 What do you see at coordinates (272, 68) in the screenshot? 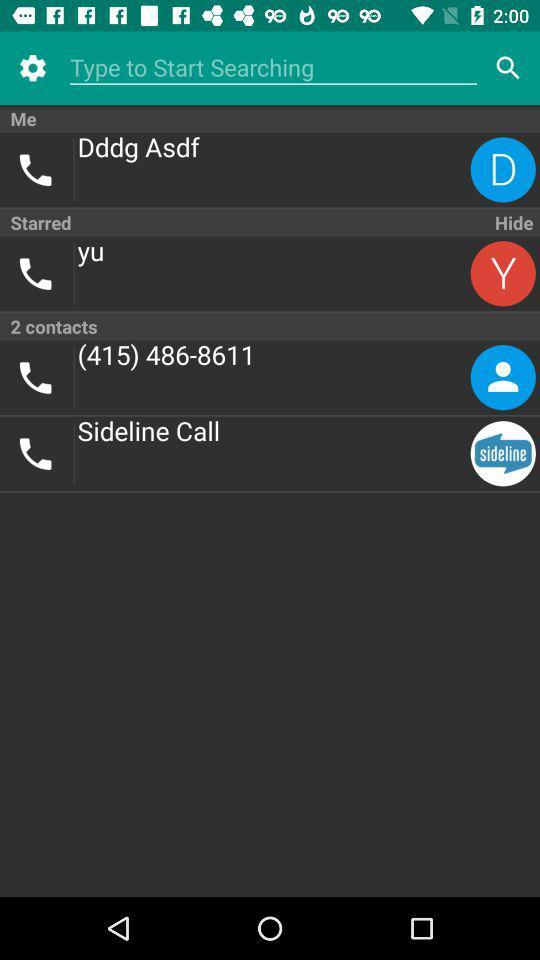
I see `search bar` at bounding box center [272, 68].